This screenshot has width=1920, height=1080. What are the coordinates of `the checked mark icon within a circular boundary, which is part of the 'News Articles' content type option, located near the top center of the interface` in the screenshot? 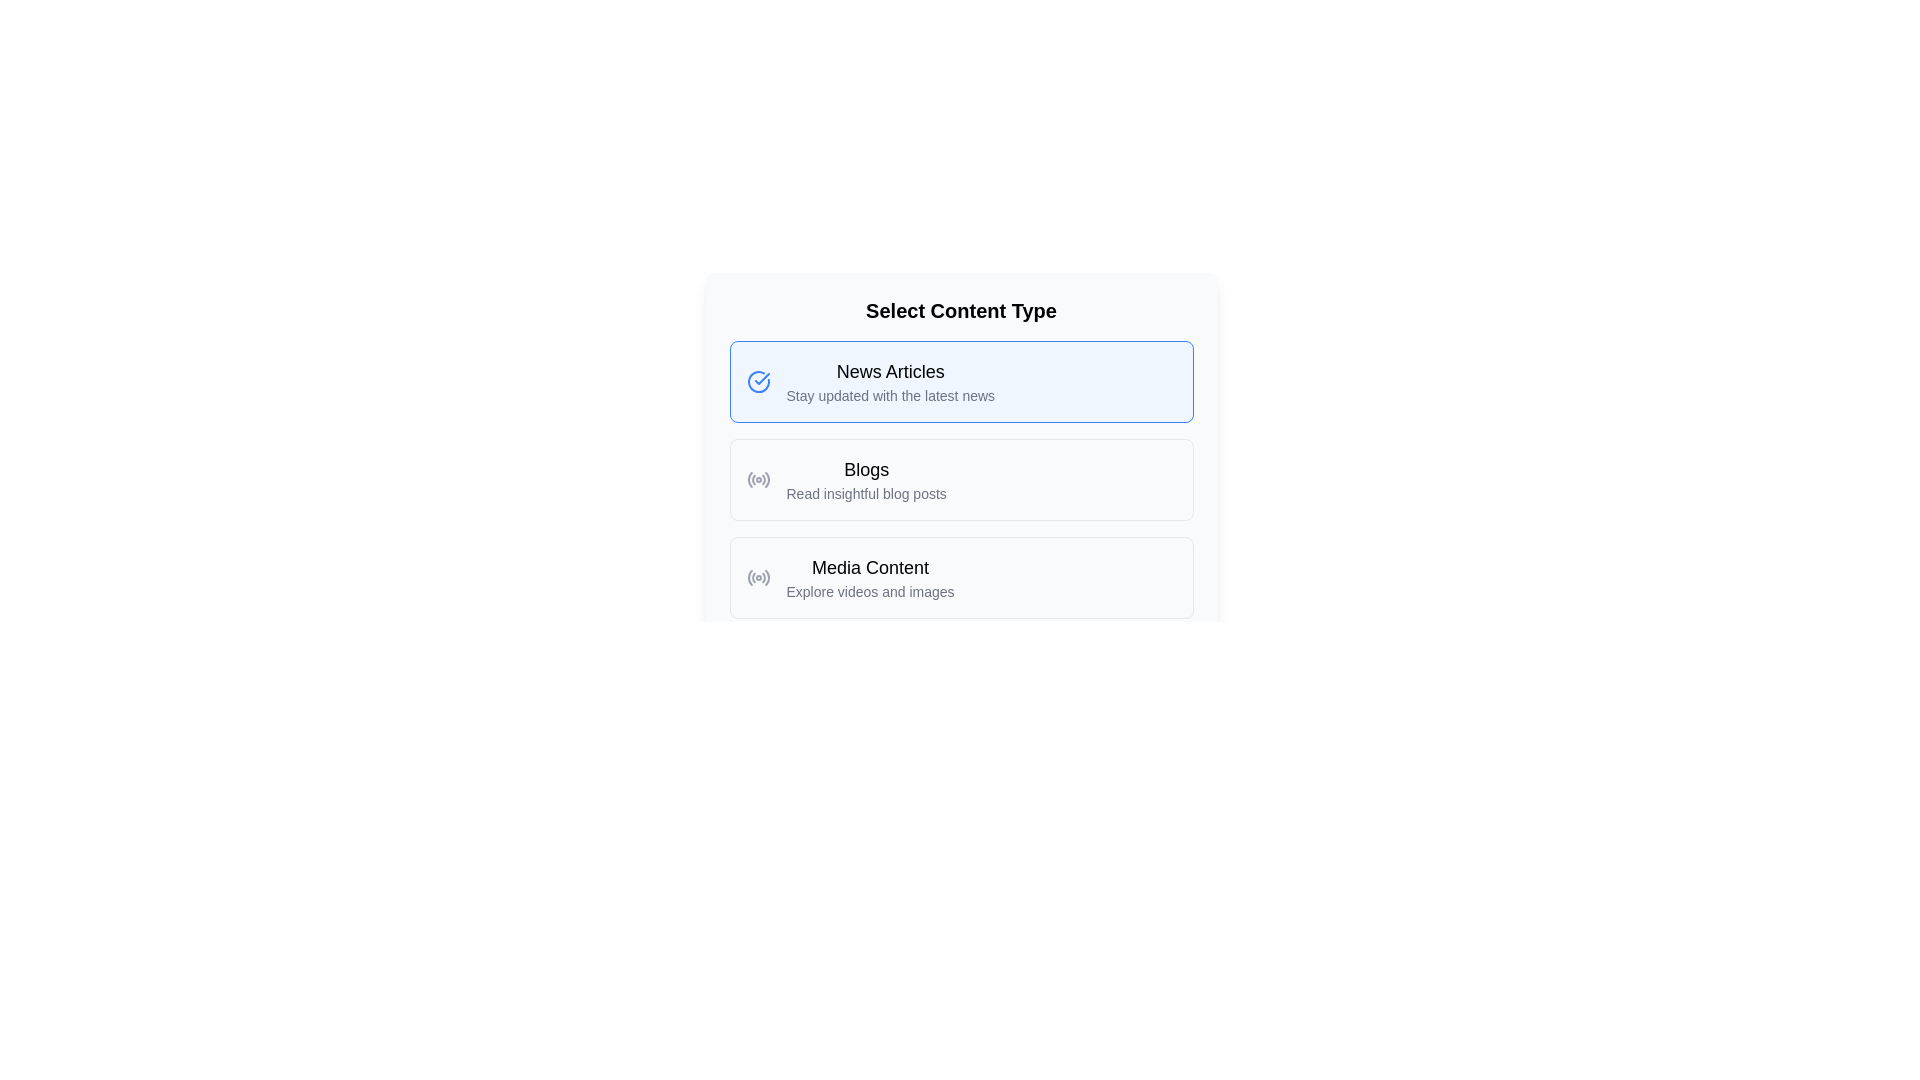 It's located at (761, 378).